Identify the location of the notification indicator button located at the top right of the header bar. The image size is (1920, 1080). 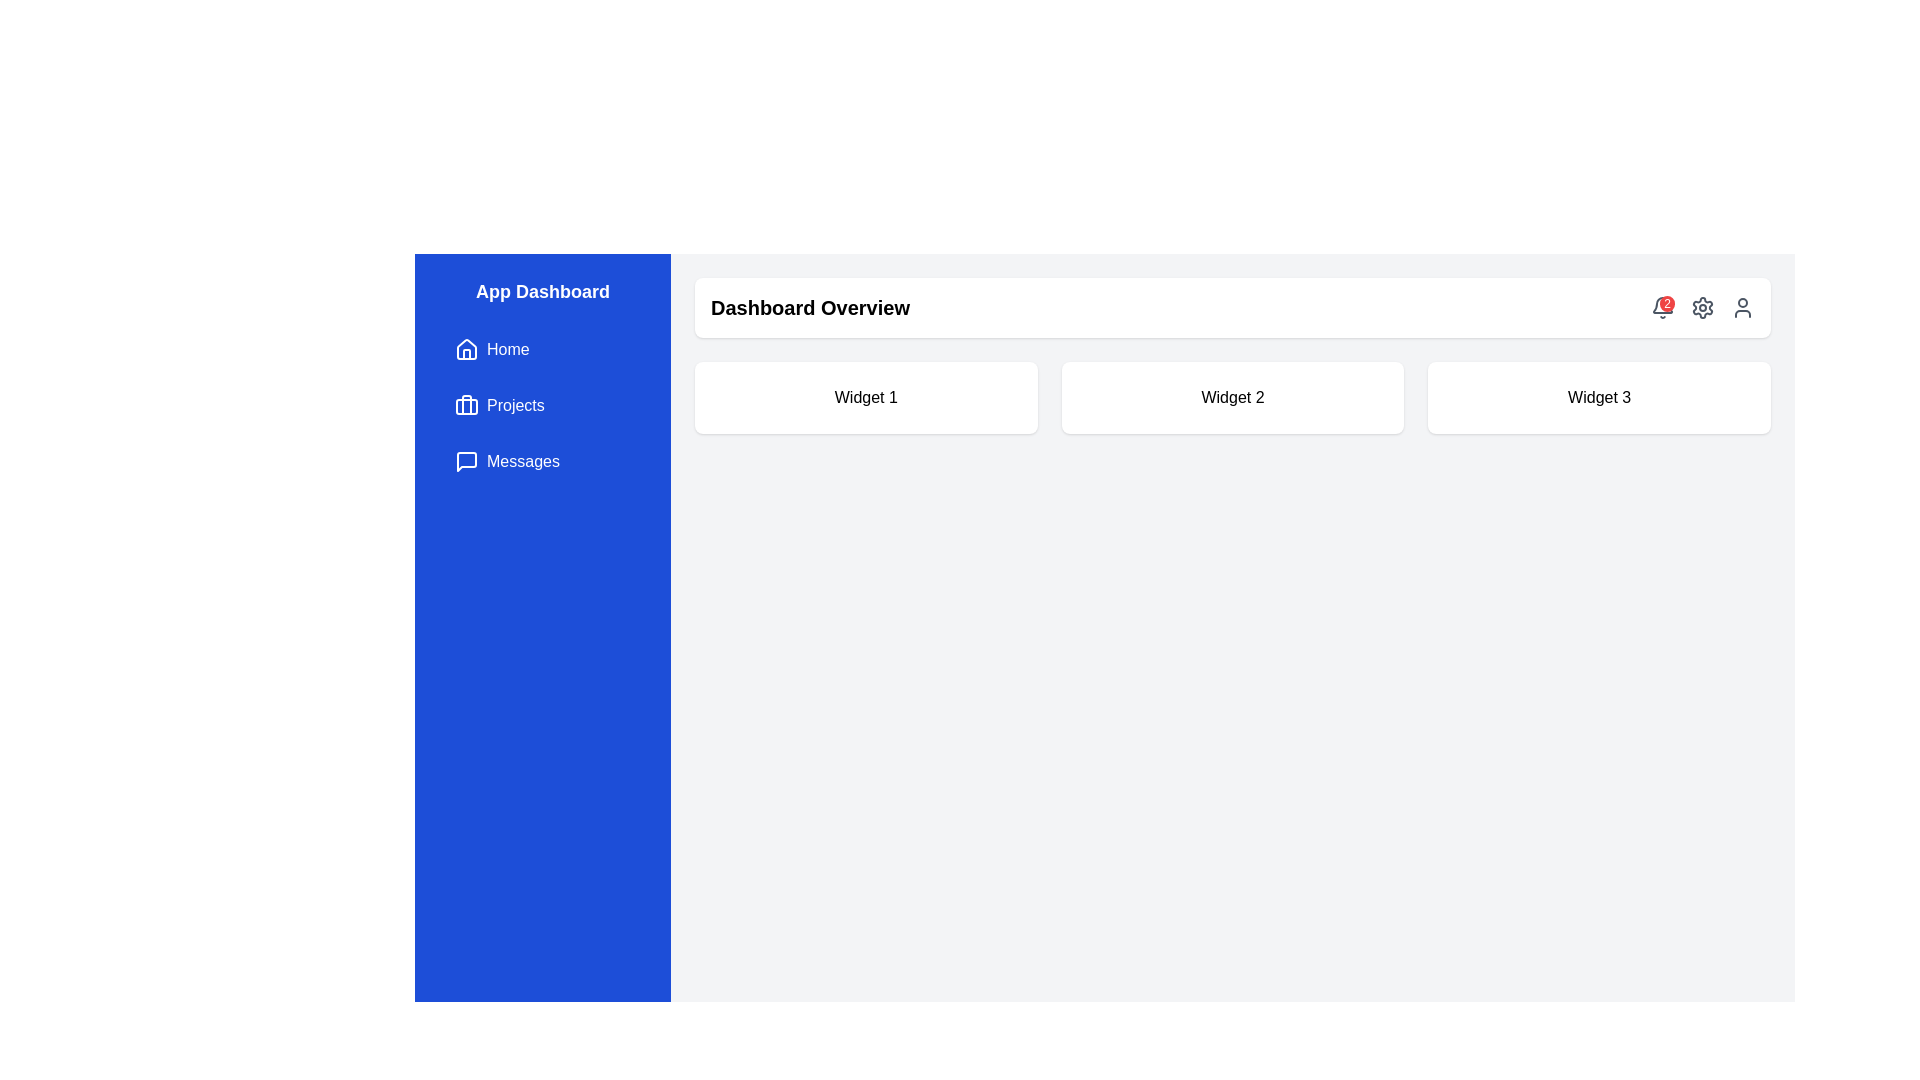
(1662, 308).